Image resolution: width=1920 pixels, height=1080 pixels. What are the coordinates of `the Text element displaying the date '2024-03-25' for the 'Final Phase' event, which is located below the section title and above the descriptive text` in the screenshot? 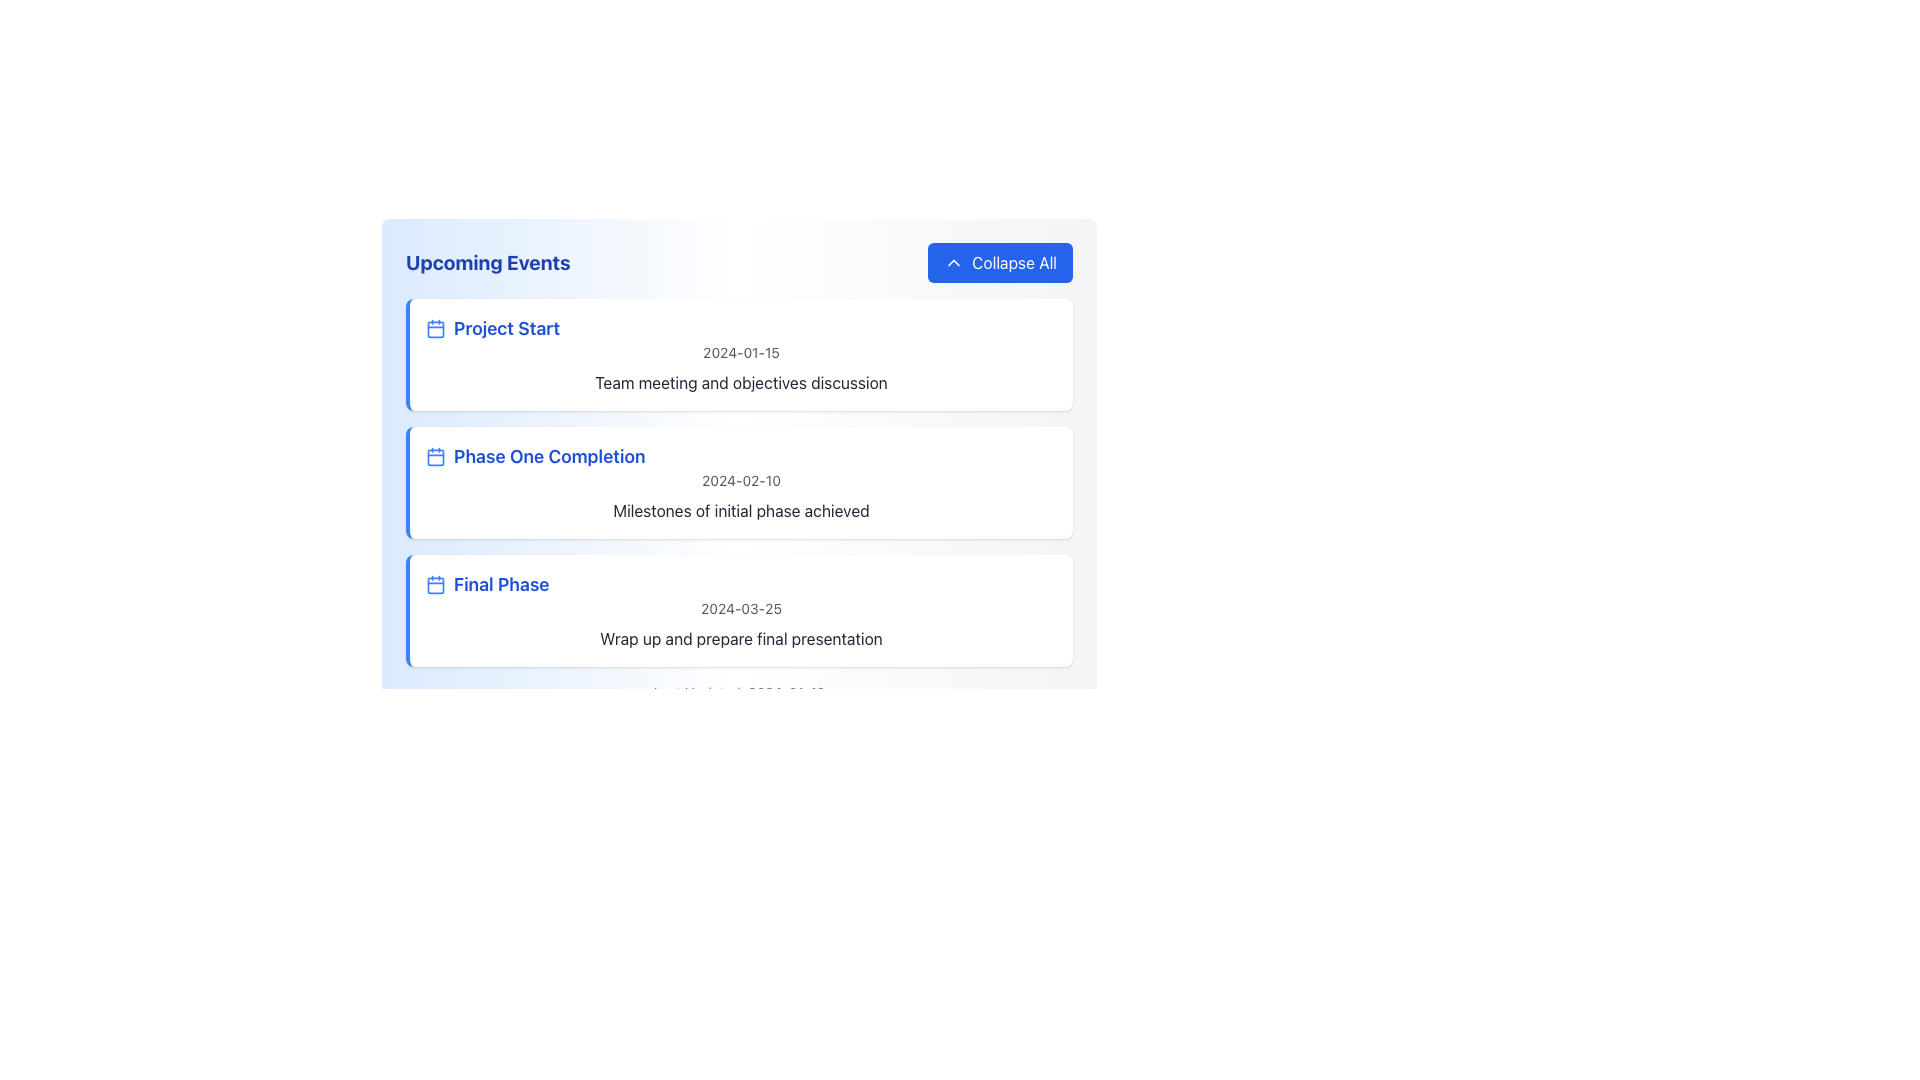 It's located at (740, 608).